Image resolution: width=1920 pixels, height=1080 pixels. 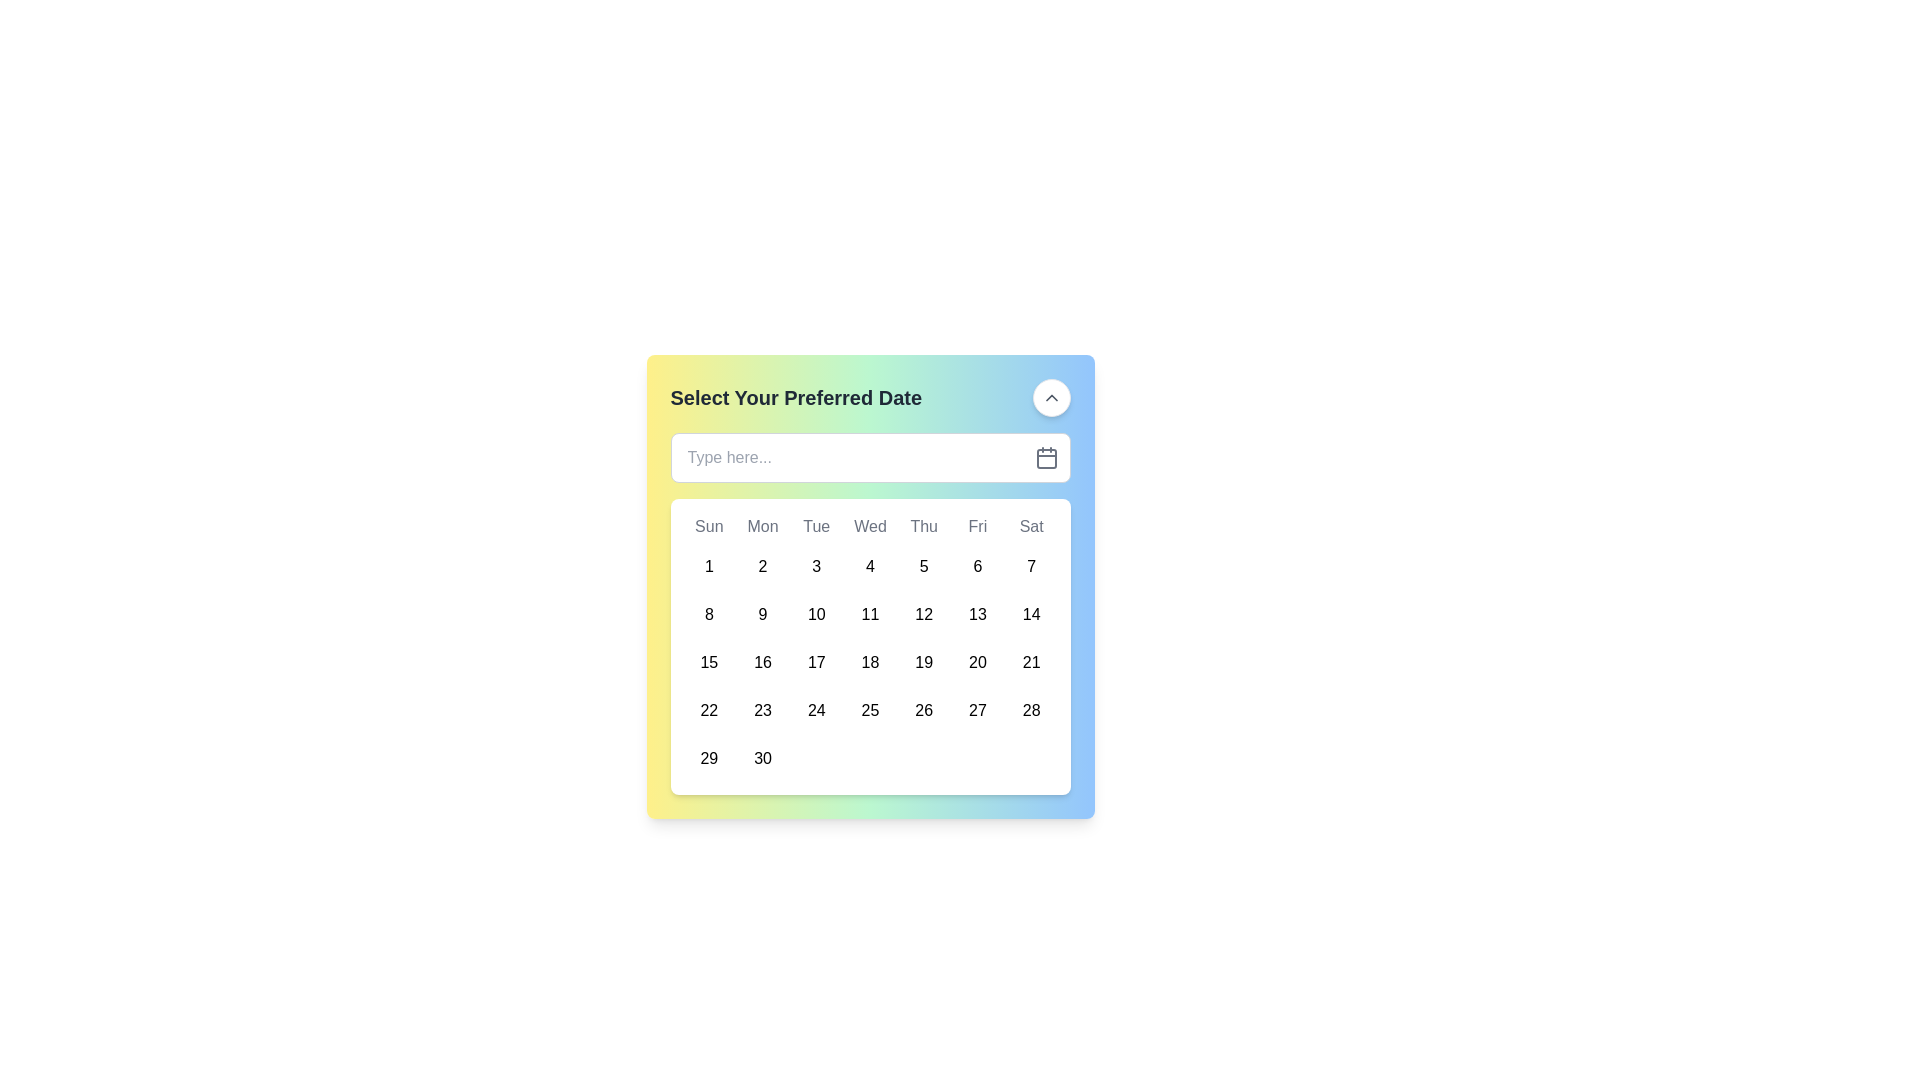 I want to click on the round button displaying the text '10' in the calendar grid under the column labeled 'Tue', so click(x=816, y=613).